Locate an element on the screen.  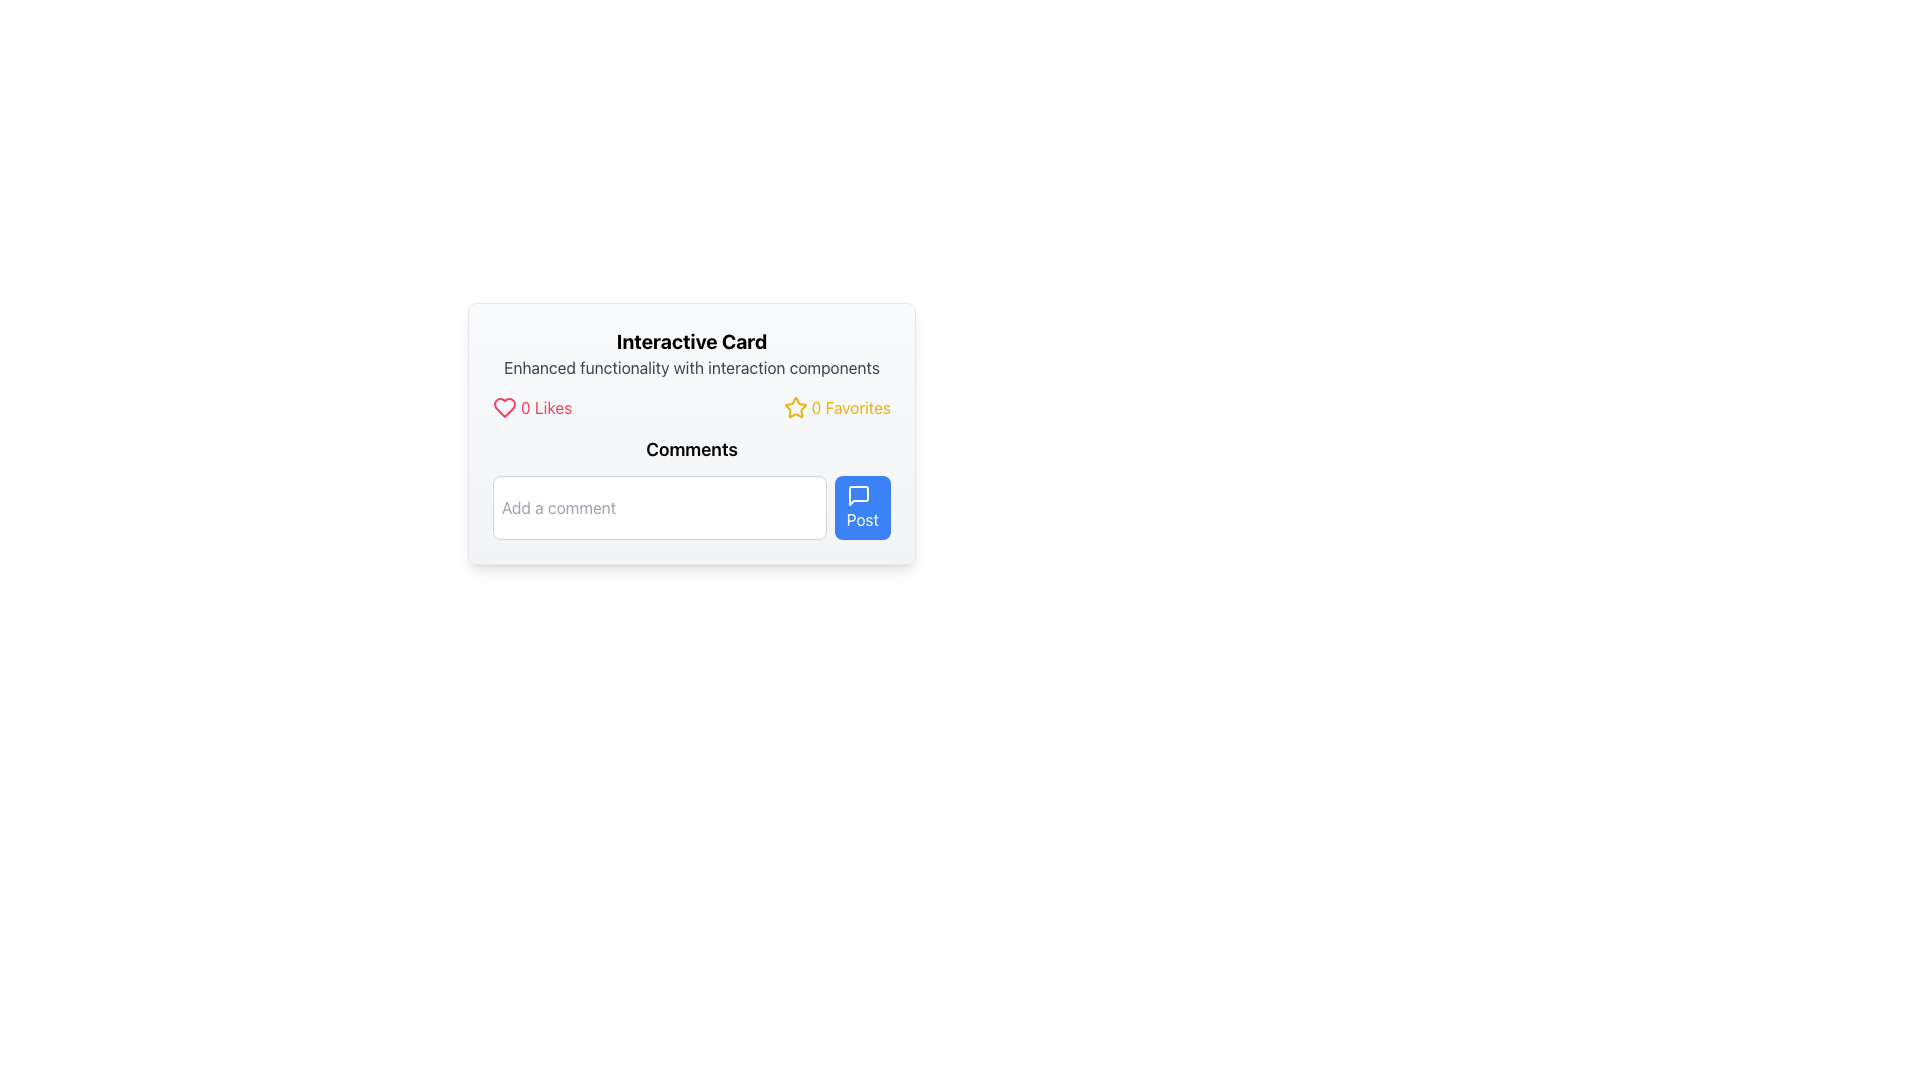
the submission button located at the bottom-right corner of the comment input section is located at coordinates (862, 507).